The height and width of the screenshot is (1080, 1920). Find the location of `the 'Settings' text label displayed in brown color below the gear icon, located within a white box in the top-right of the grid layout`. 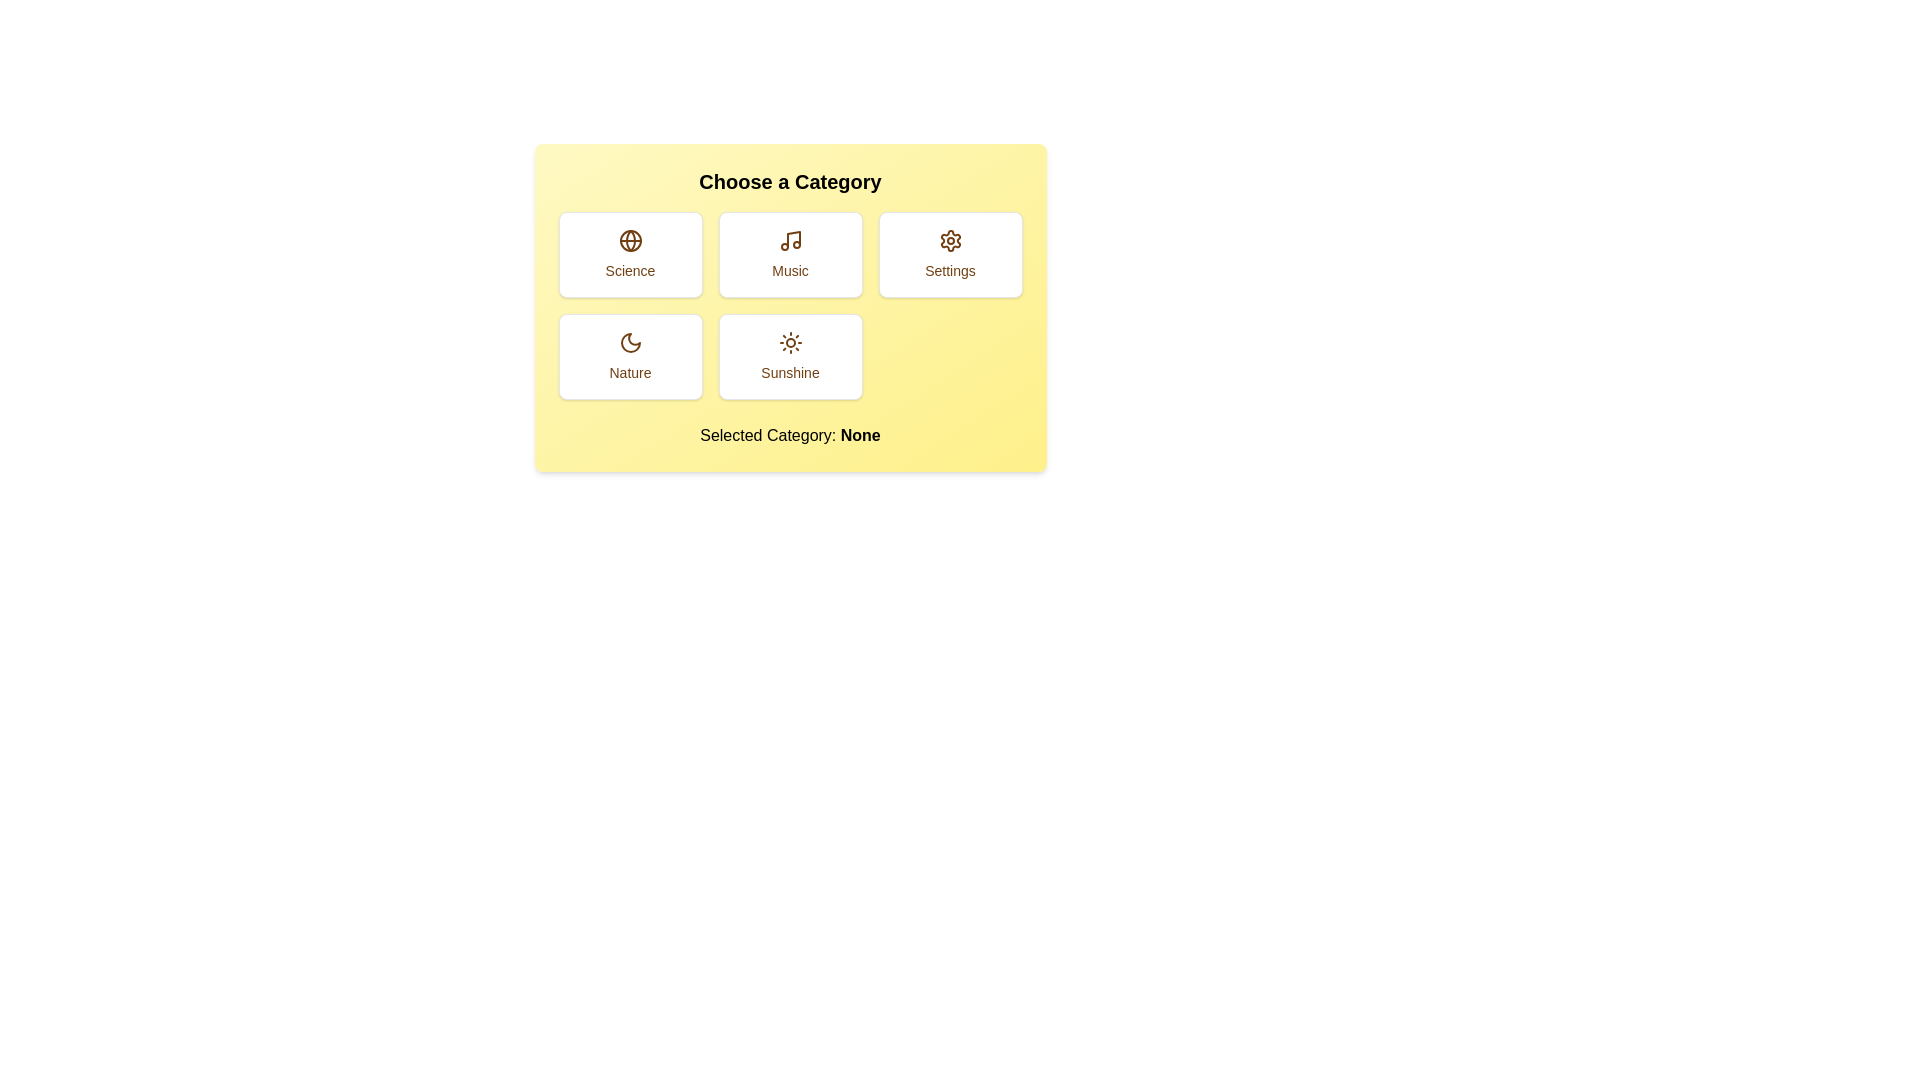

the 'Settings' text label displayed in brown color below the gear icon, located within a white box in the top-right of the grid layout is located at coordinates (949, 270).